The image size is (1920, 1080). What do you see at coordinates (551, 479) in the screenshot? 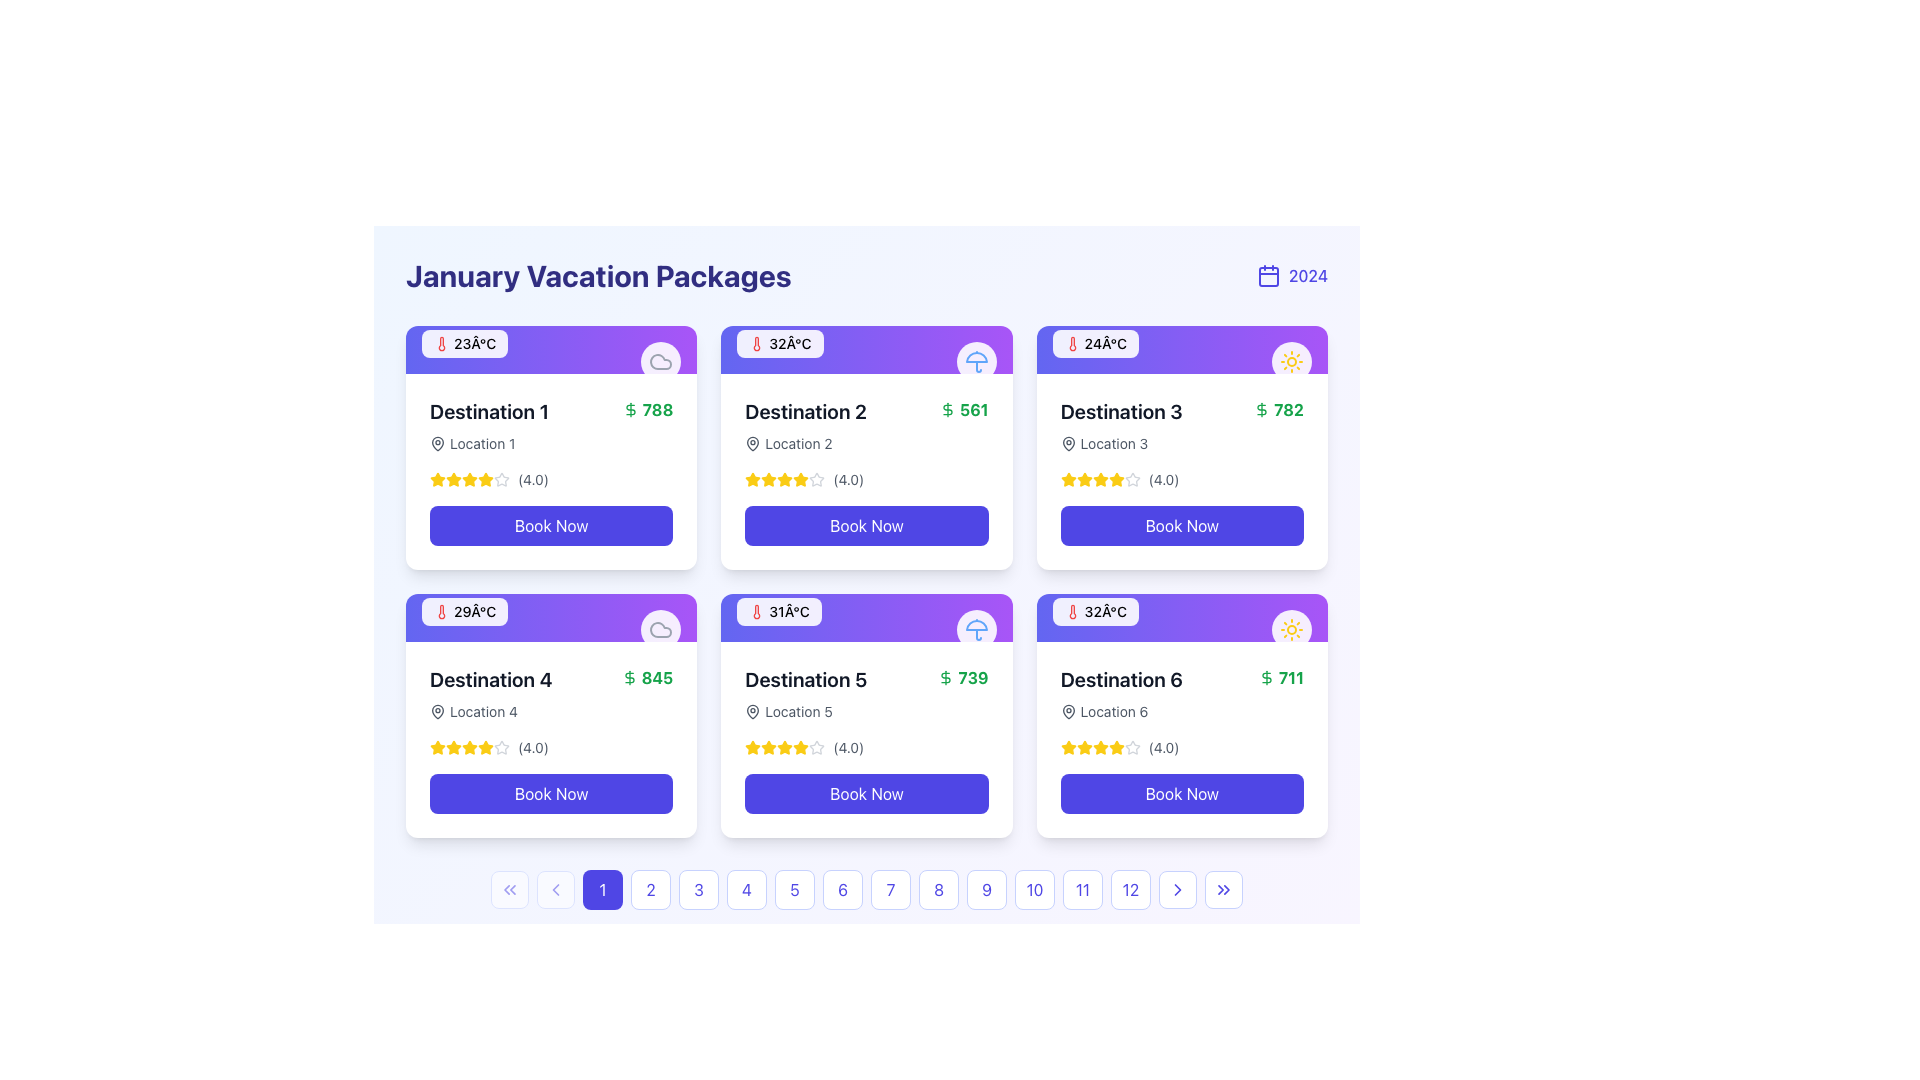
I see `rating value displayed in the Rating display component, which shows a star rating of 4.0 out of 5 and is located within the first card of the grid layout under 'January Vacation Packages'` at bounding box center [551, 479].